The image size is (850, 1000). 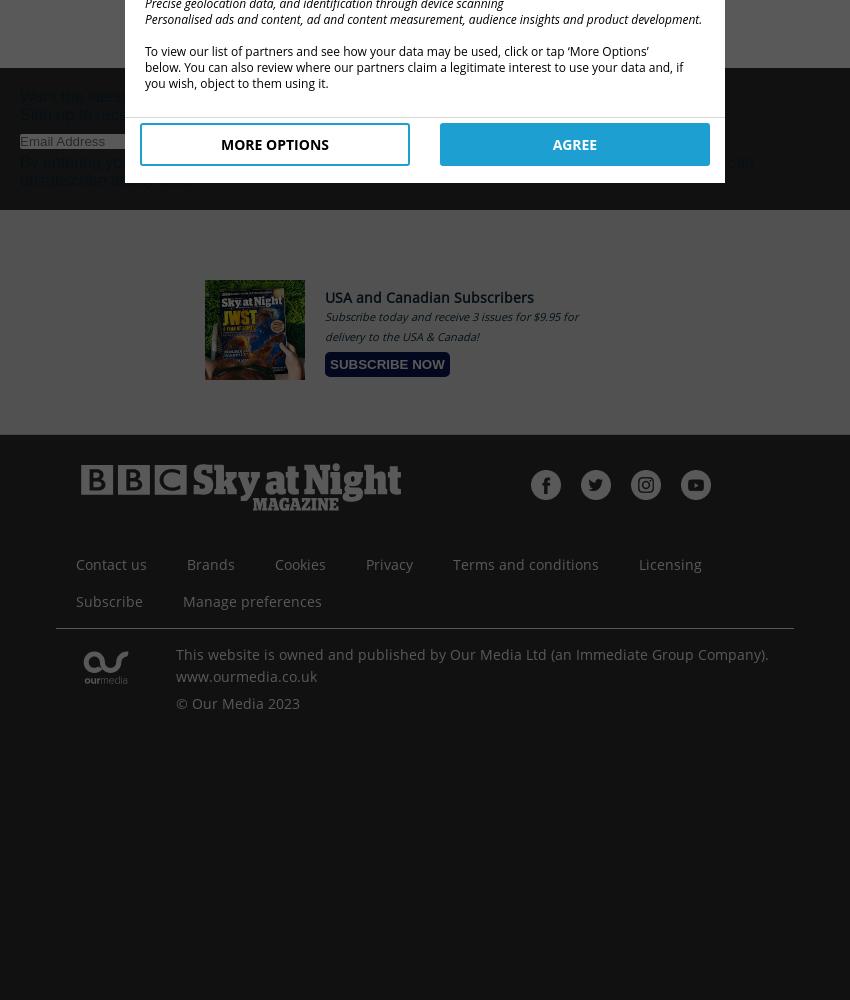 I want to click on 'You can unsubscribe at any time.', so click(x=386, y=171).